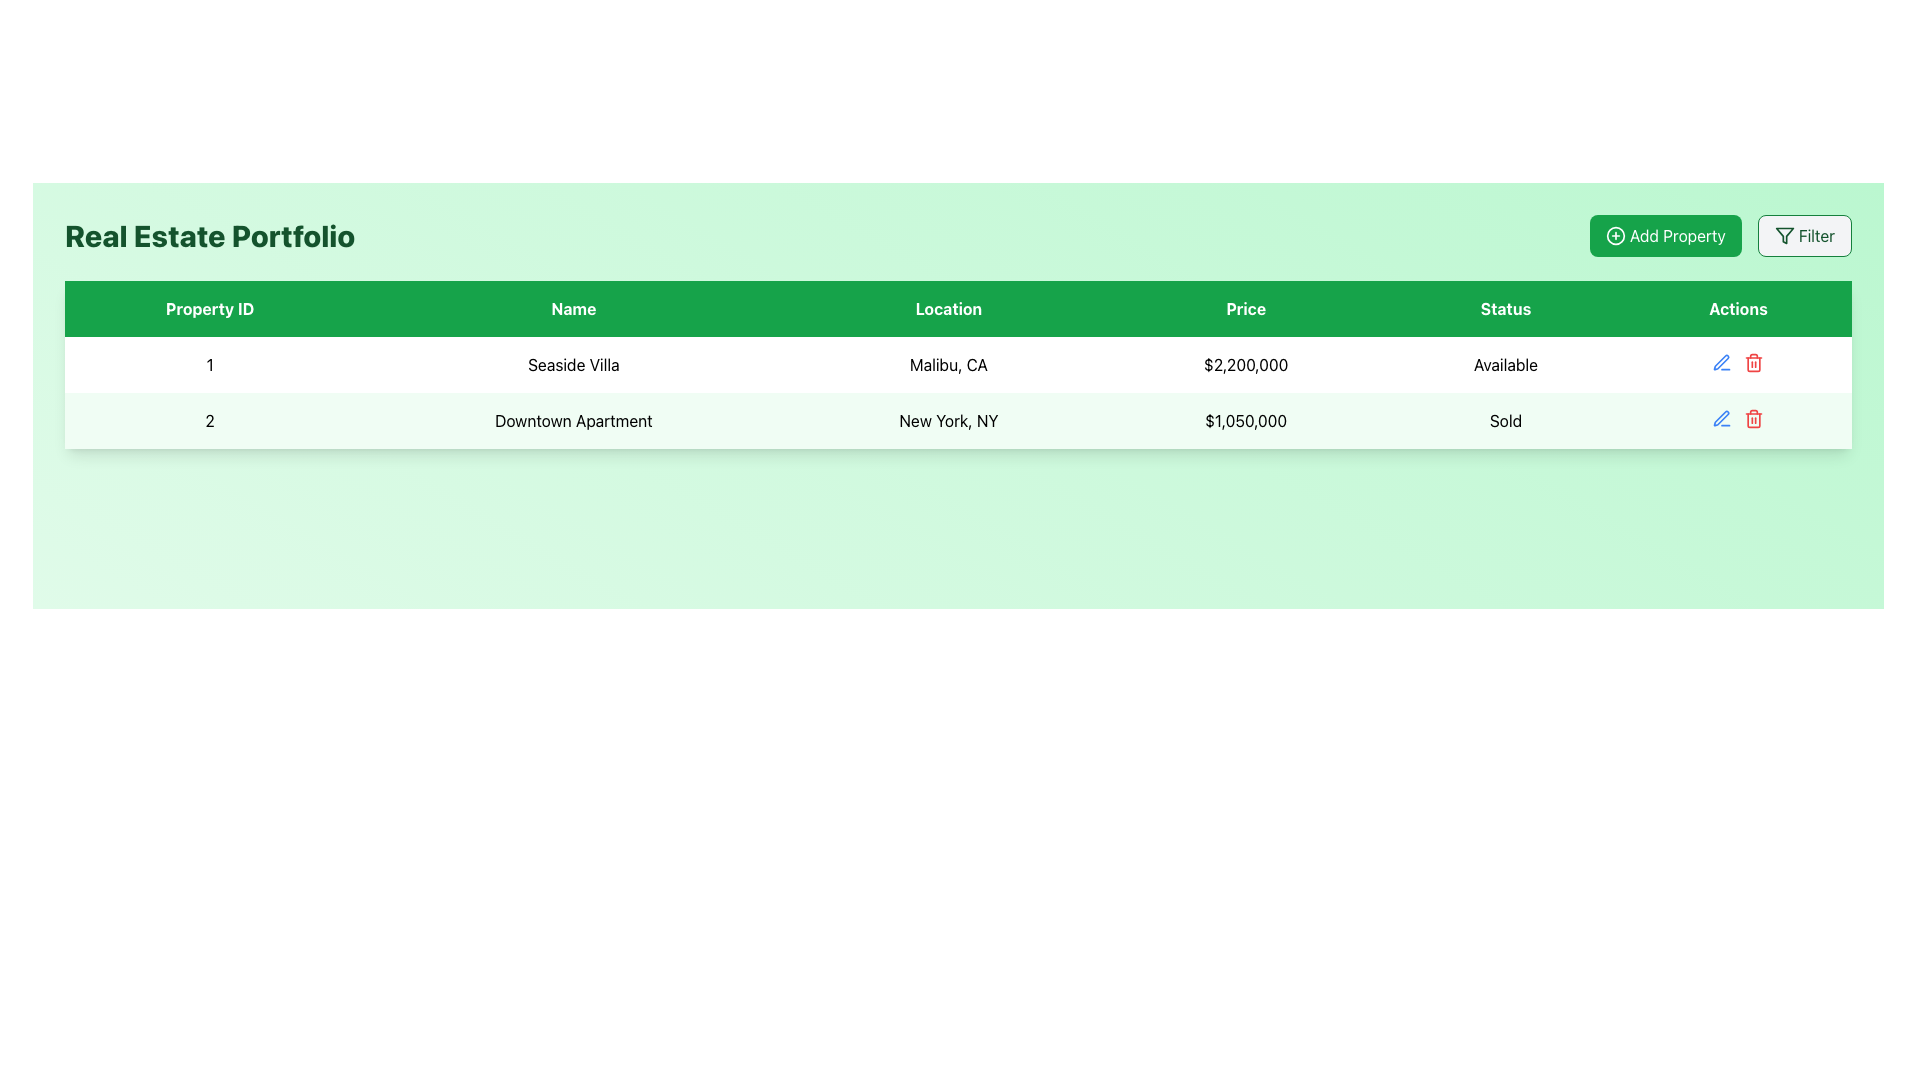 The width and height of the screenshot is (1920, 1080). I want to click on the filter icon located within the 'Filter' button at the top right corner of the interface, so click(1784, 234).